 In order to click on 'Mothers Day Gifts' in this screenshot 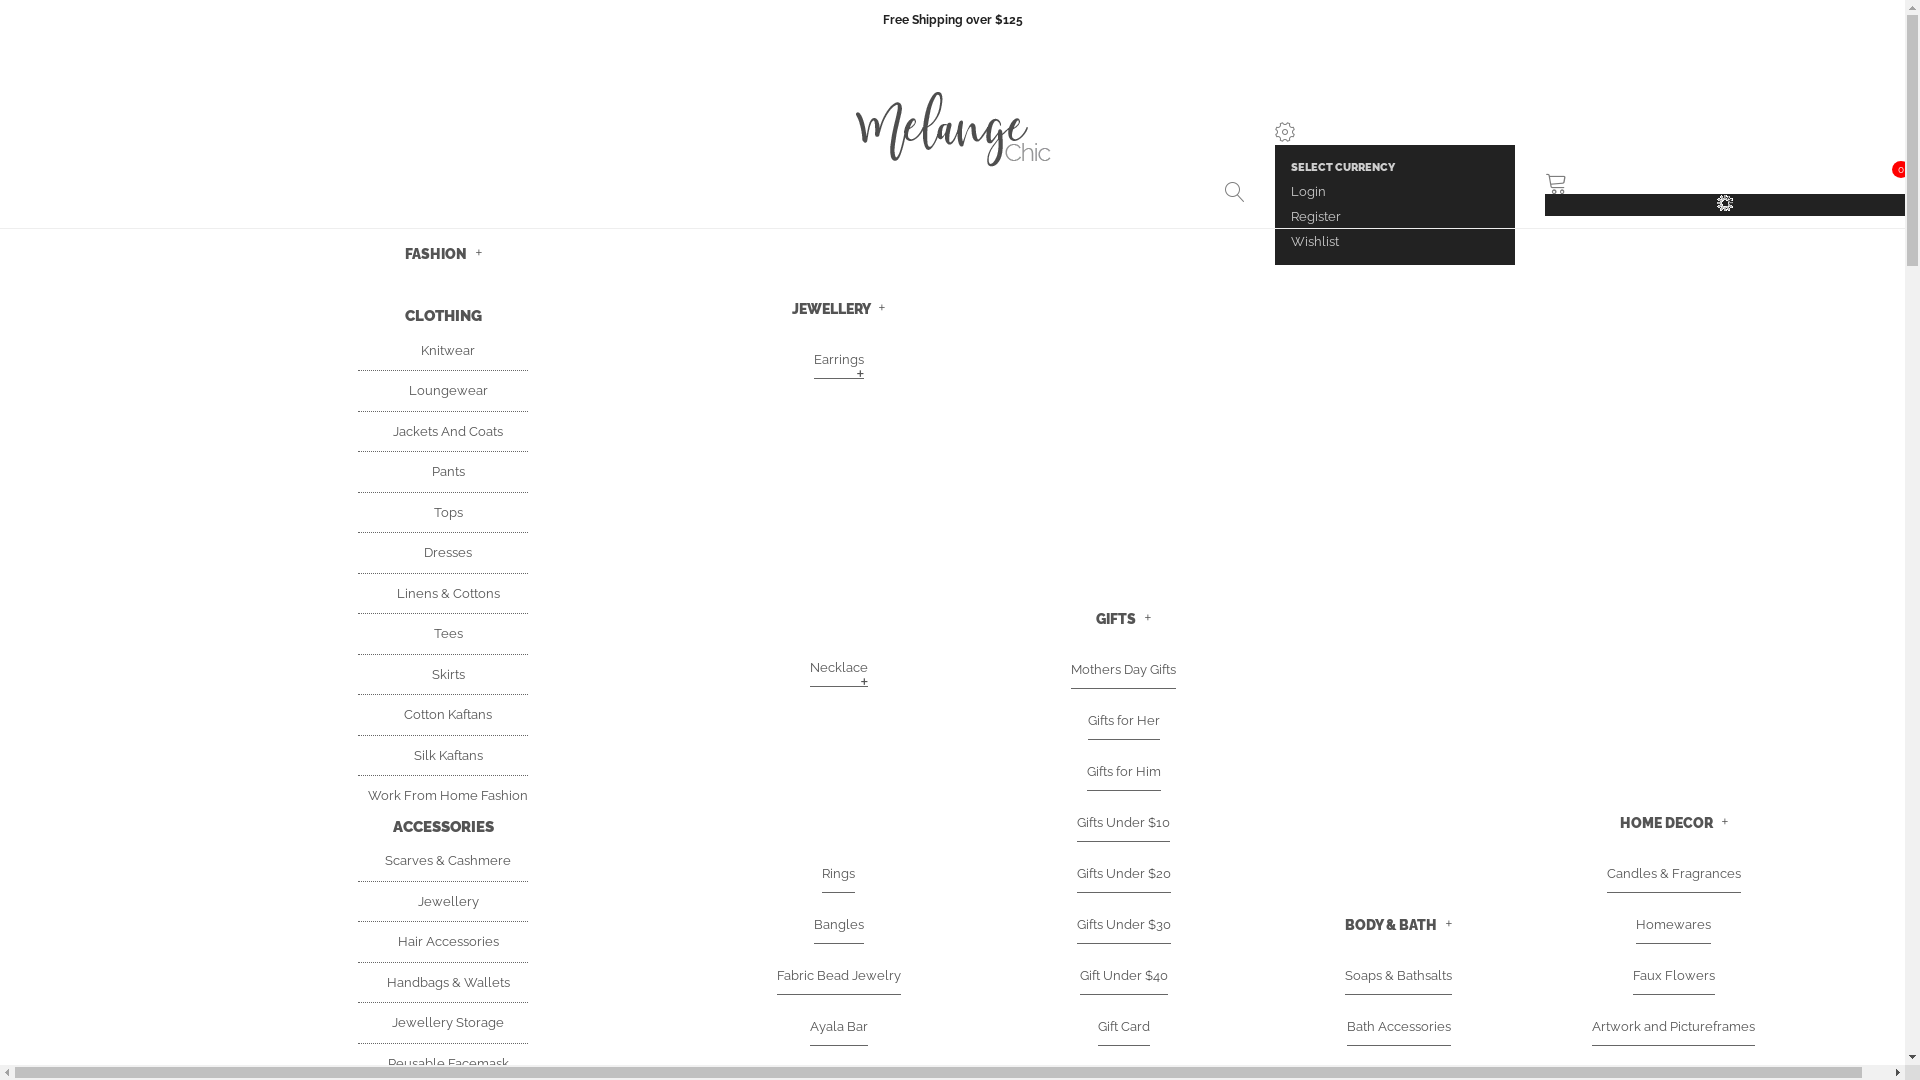, I will do `click(1123, 670)`.